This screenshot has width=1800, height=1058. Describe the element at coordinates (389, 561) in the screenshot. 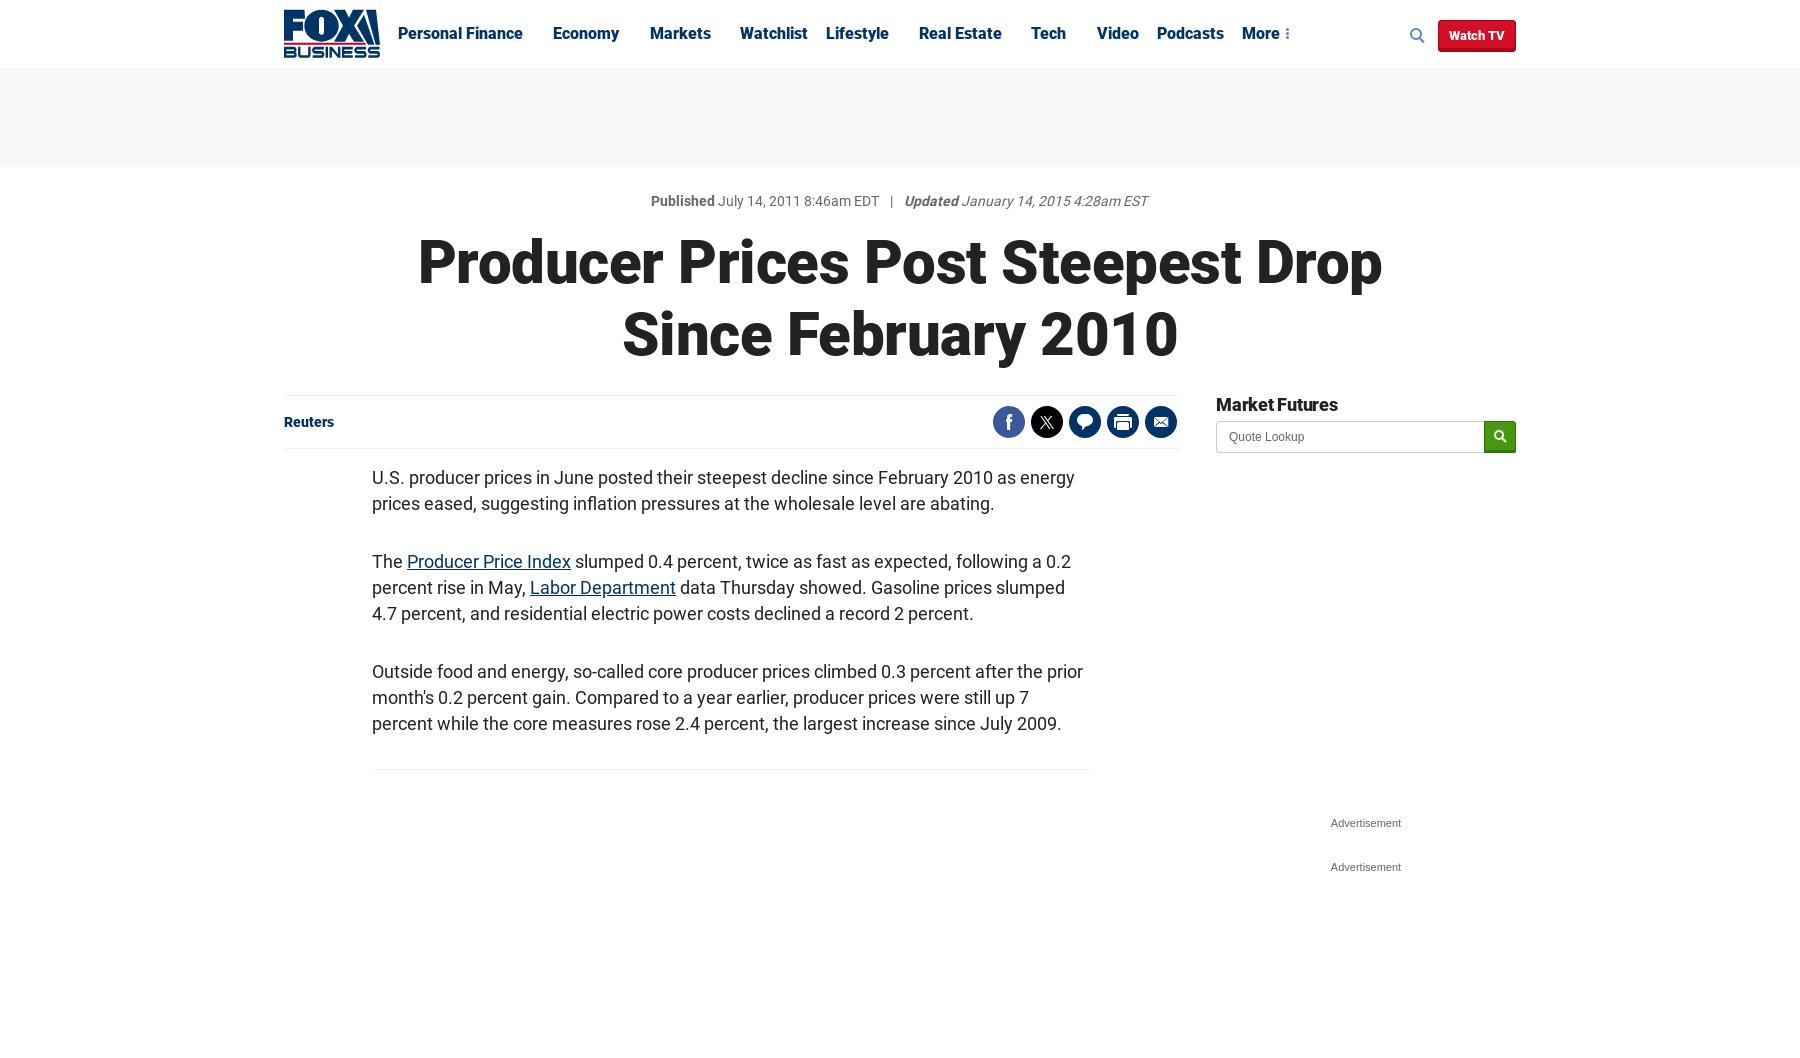

I see `'The'` at that location.